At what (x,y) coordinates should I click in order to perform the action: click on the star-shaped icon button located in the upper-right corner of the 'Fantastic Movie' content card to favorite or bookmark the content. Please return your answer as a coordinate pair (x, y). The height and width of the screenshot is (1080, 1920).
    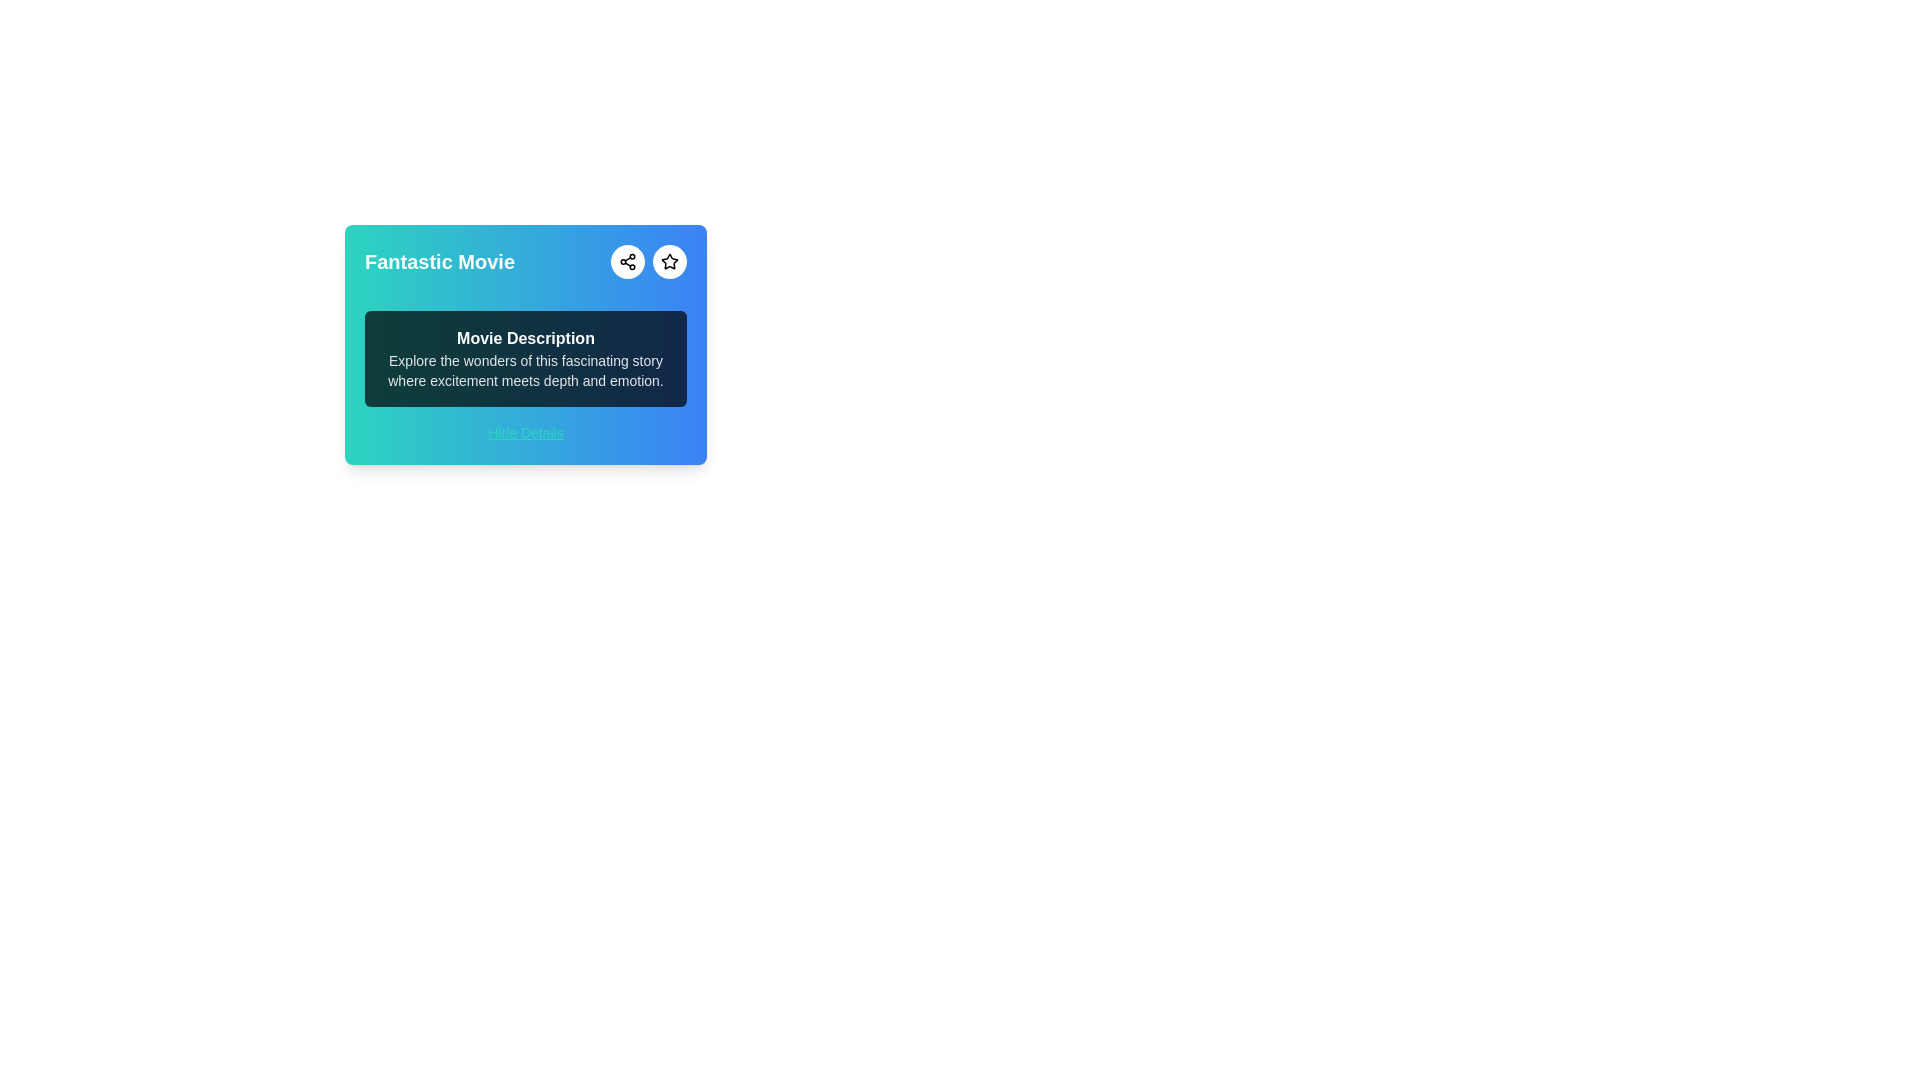
    Looking at the image, I should click on (670, 261).